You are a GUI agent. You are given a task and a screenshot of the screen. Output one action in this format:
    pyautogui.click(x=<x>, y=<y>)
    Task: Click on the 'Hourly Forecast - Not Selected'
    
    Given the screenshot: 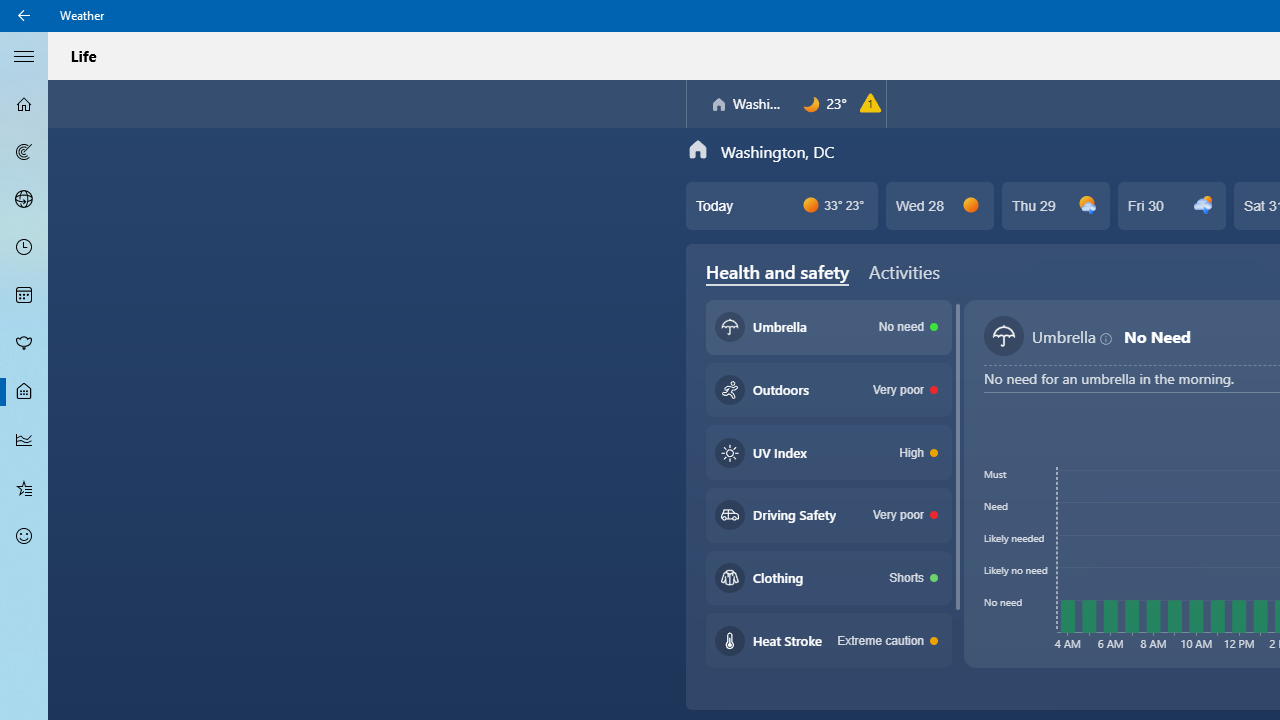 What is the action you would take?
    pyautogui.click(x=24, y=247)
    